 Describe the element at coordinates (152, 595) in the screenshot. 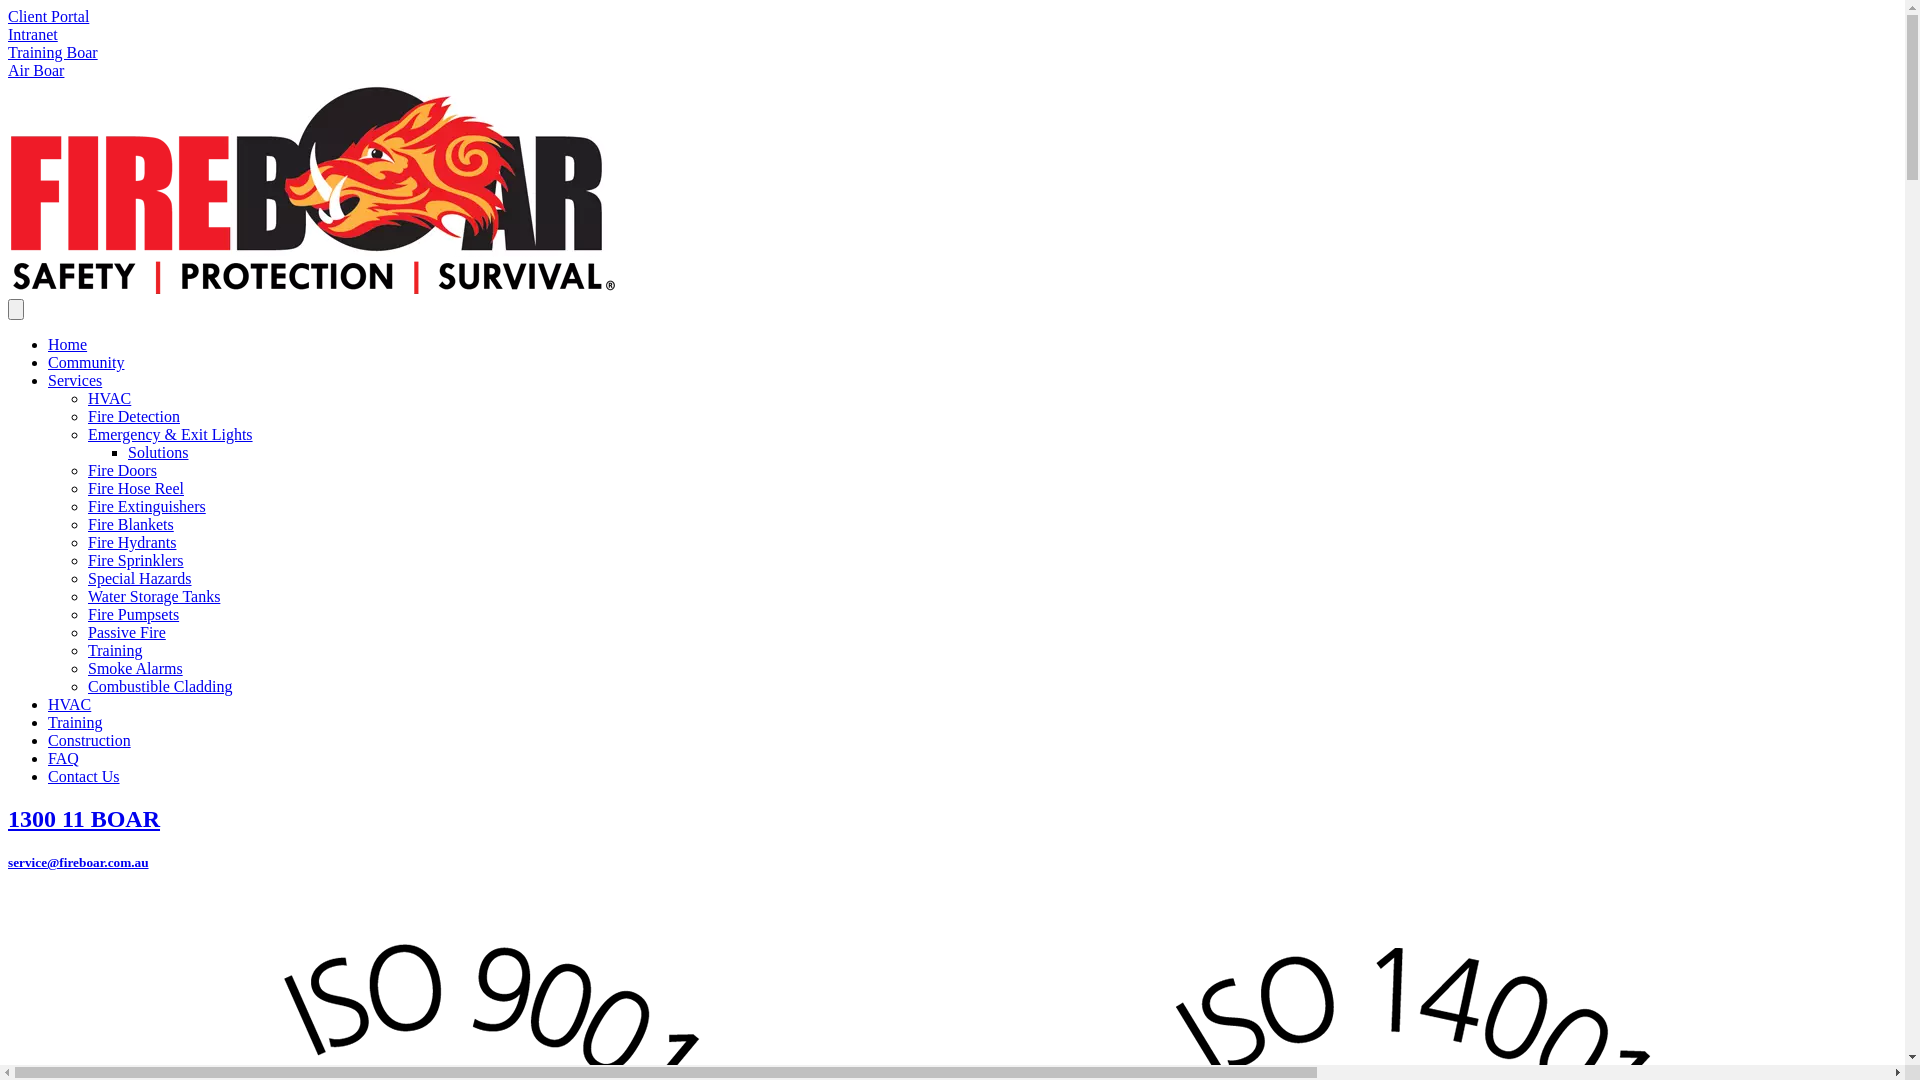

I see `'Water Storage Tanks'` at that location.